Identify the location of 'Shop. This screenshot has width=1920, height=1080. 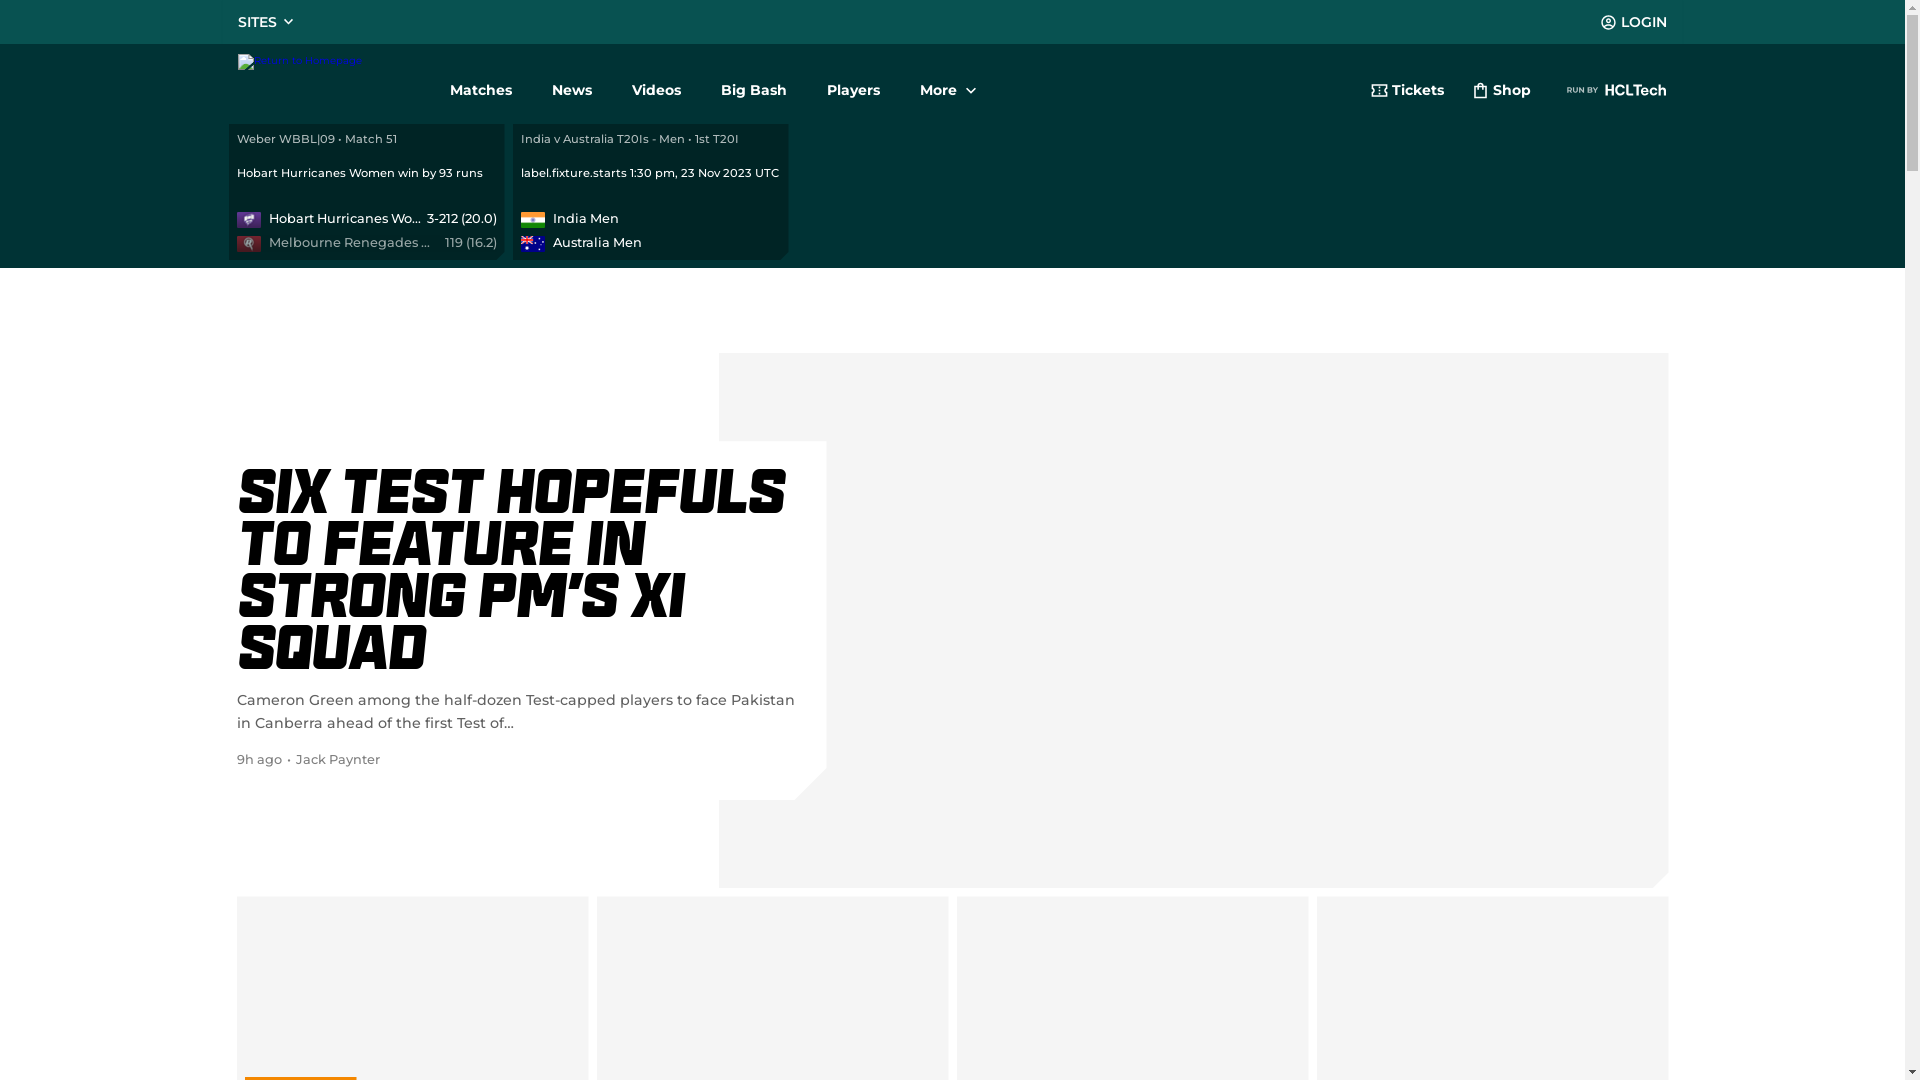
(1501, 92).